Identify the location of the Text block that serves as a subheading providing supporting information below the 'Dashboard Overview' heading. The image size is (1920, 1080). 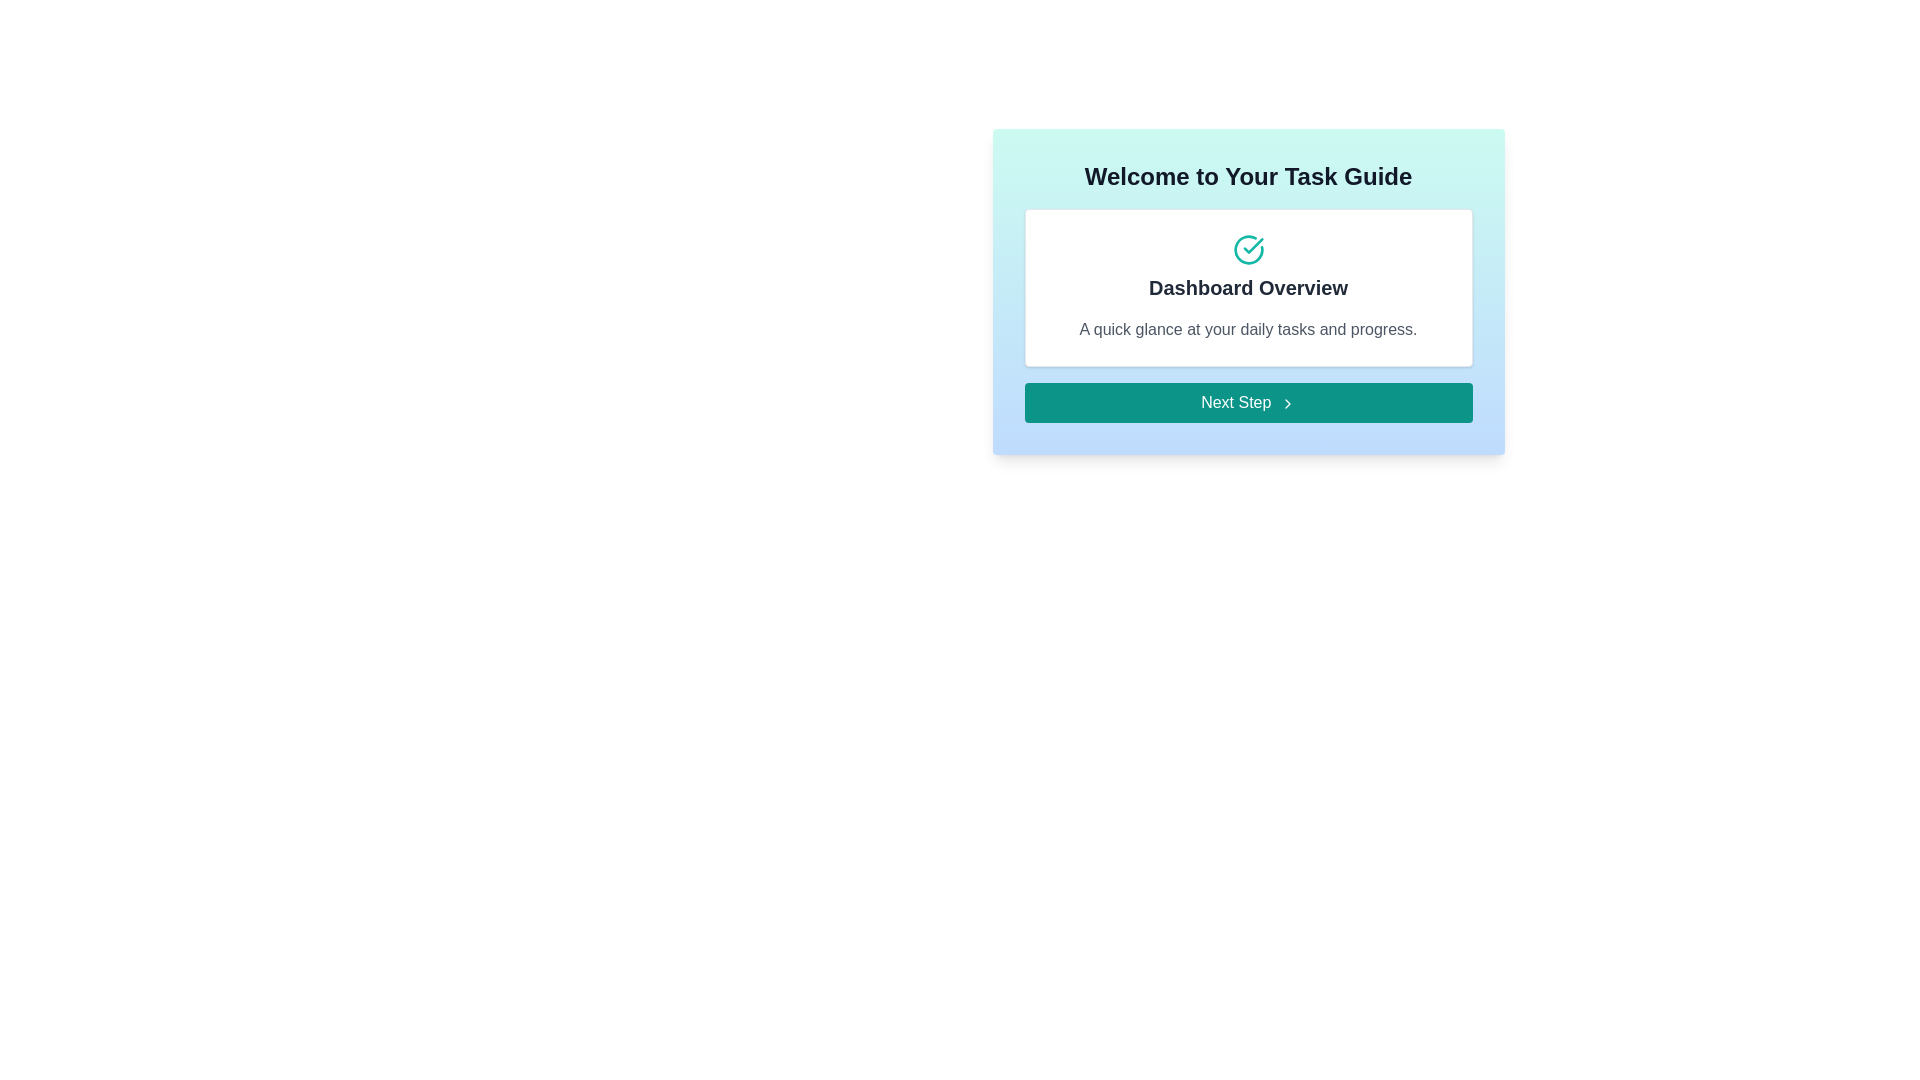
(1247, 329).